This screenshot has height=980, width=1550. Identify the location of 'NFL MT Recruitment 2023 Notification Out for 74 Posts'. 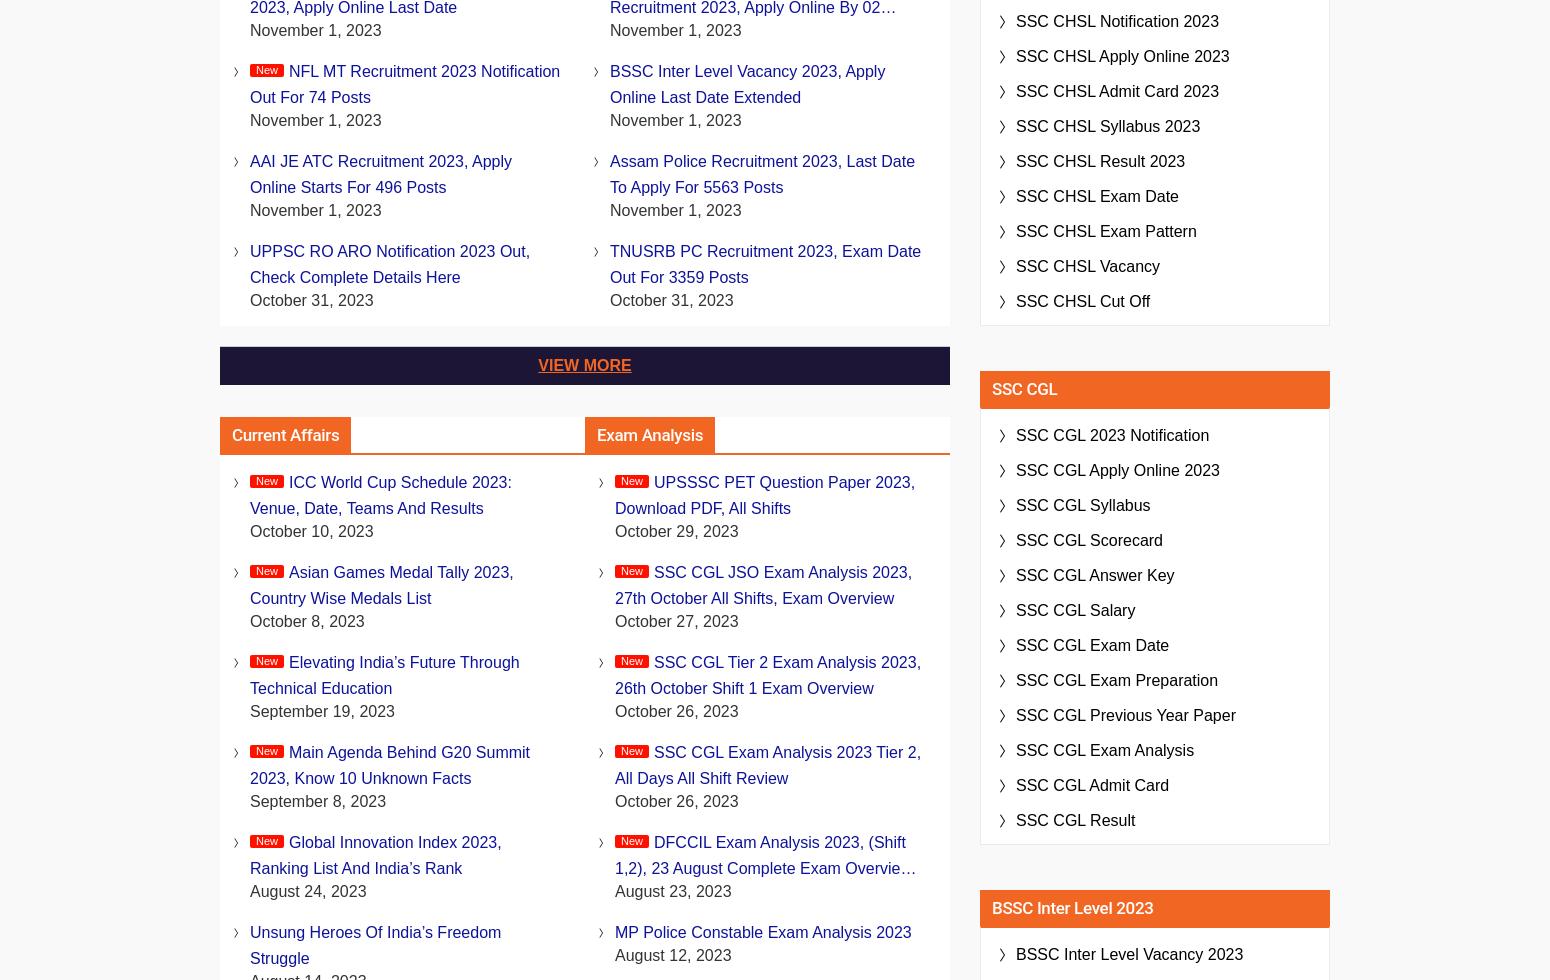
(250, 84).